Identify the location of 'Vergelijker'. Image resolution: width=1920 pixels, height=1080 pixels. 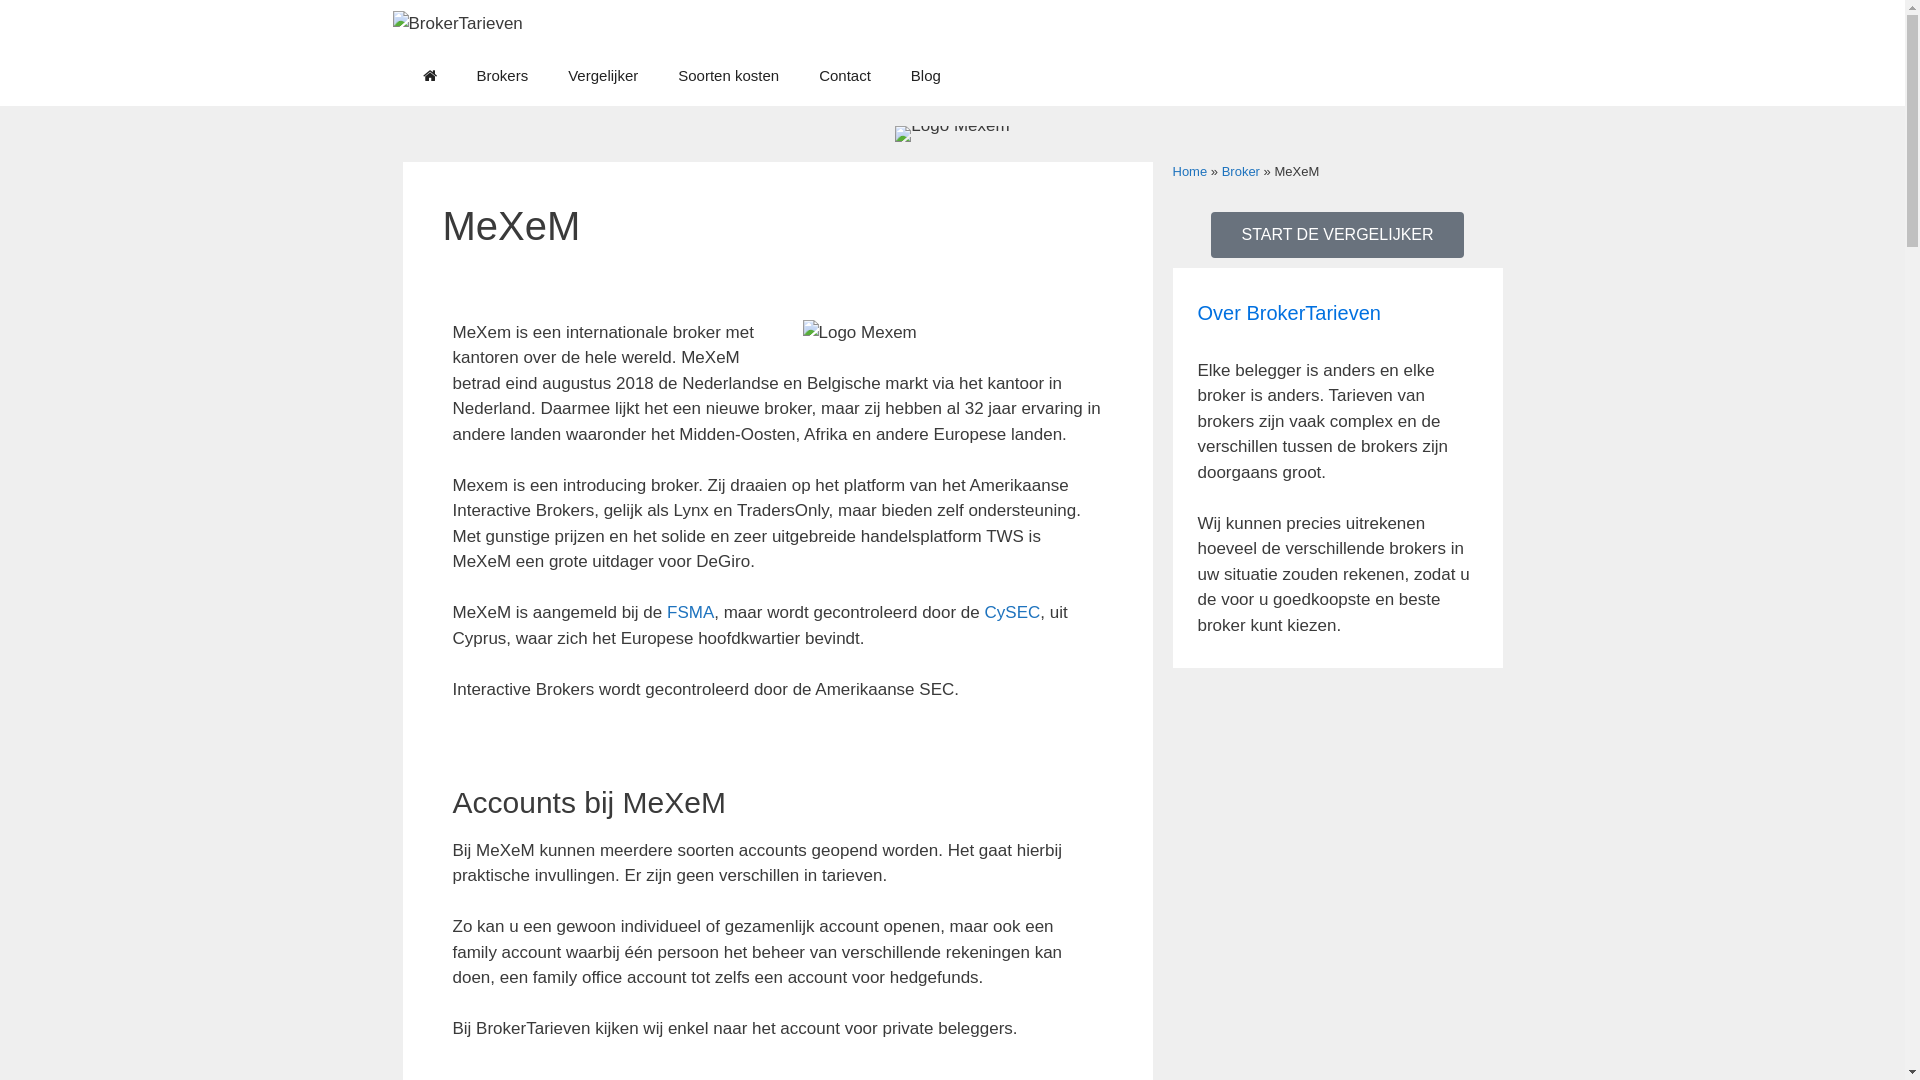
(602, 75).